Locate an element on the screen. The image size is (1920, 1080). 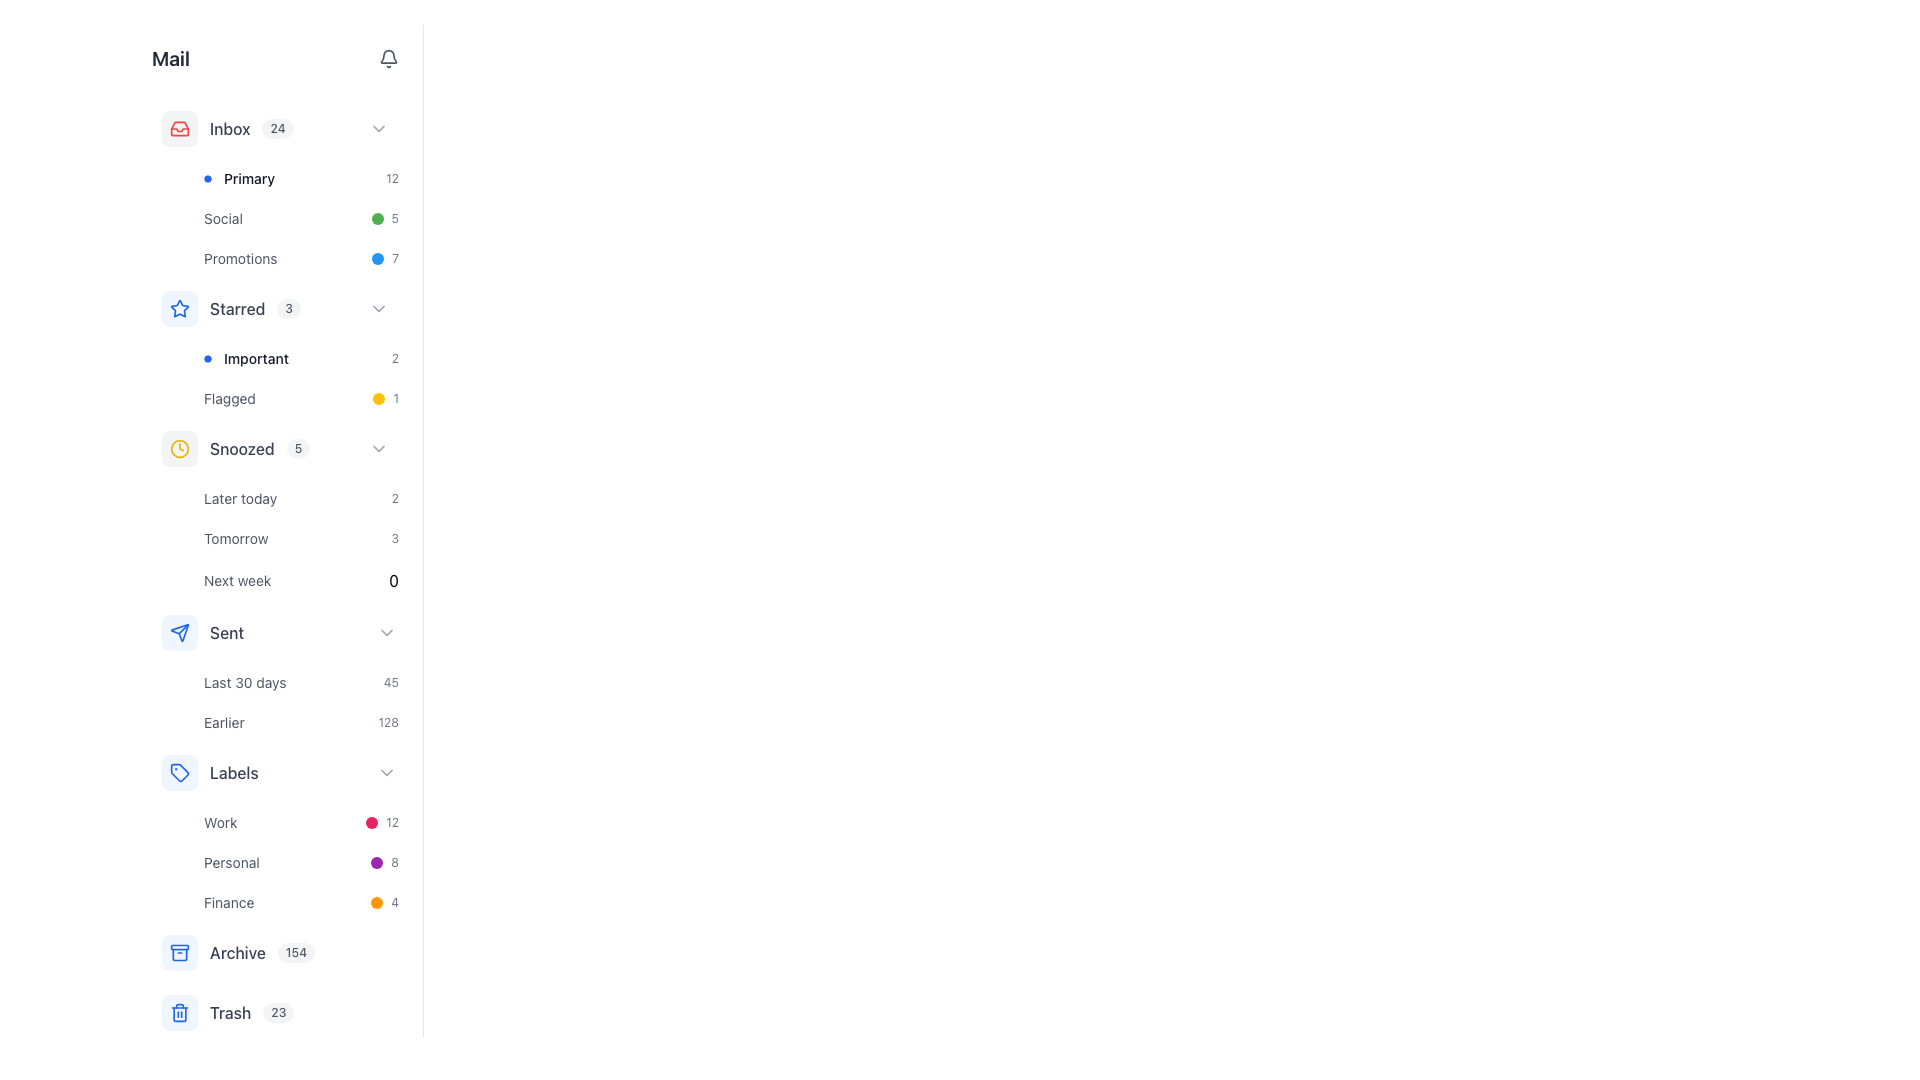
the text label reading 'Finance', which is styled with a light gray color and smaller font size, located under the 'Labels' section in the vertical navigation panel is located at coordinates (229, 902).